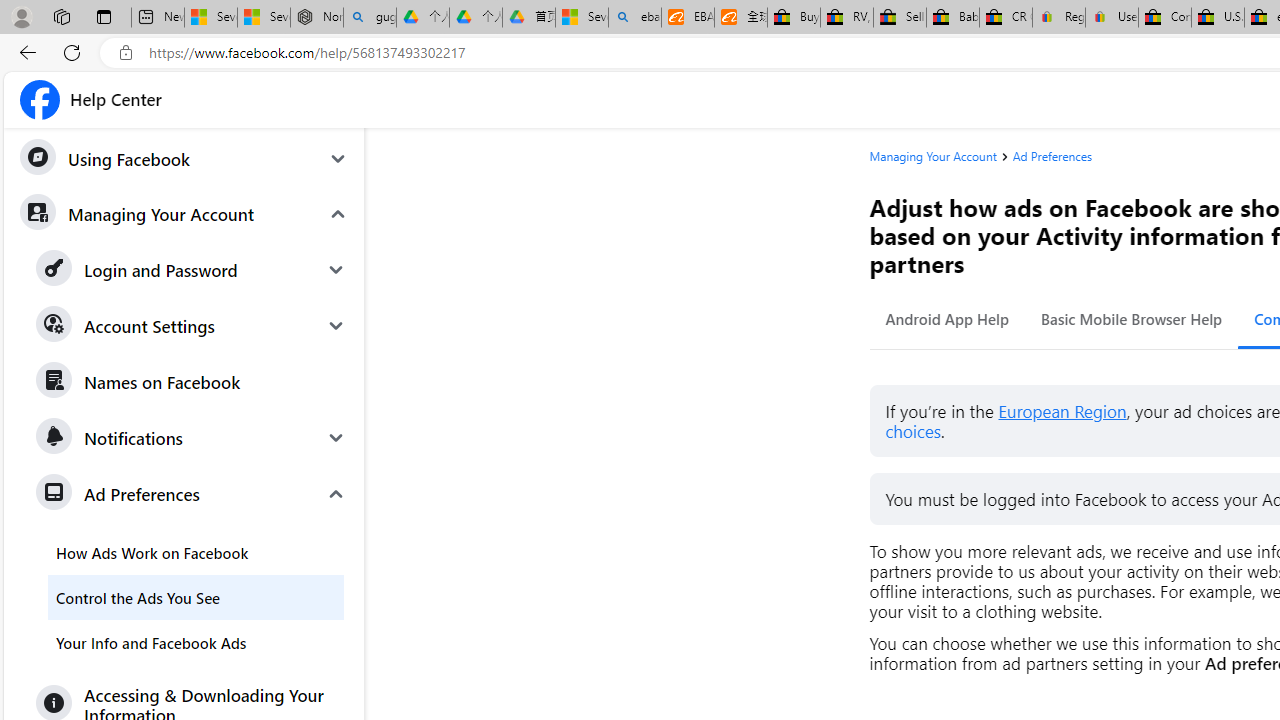  What do you see at coordinates (192, 381) in the screenshot?
I see `'Names on Facebook'` at bounding box center [192, 381].